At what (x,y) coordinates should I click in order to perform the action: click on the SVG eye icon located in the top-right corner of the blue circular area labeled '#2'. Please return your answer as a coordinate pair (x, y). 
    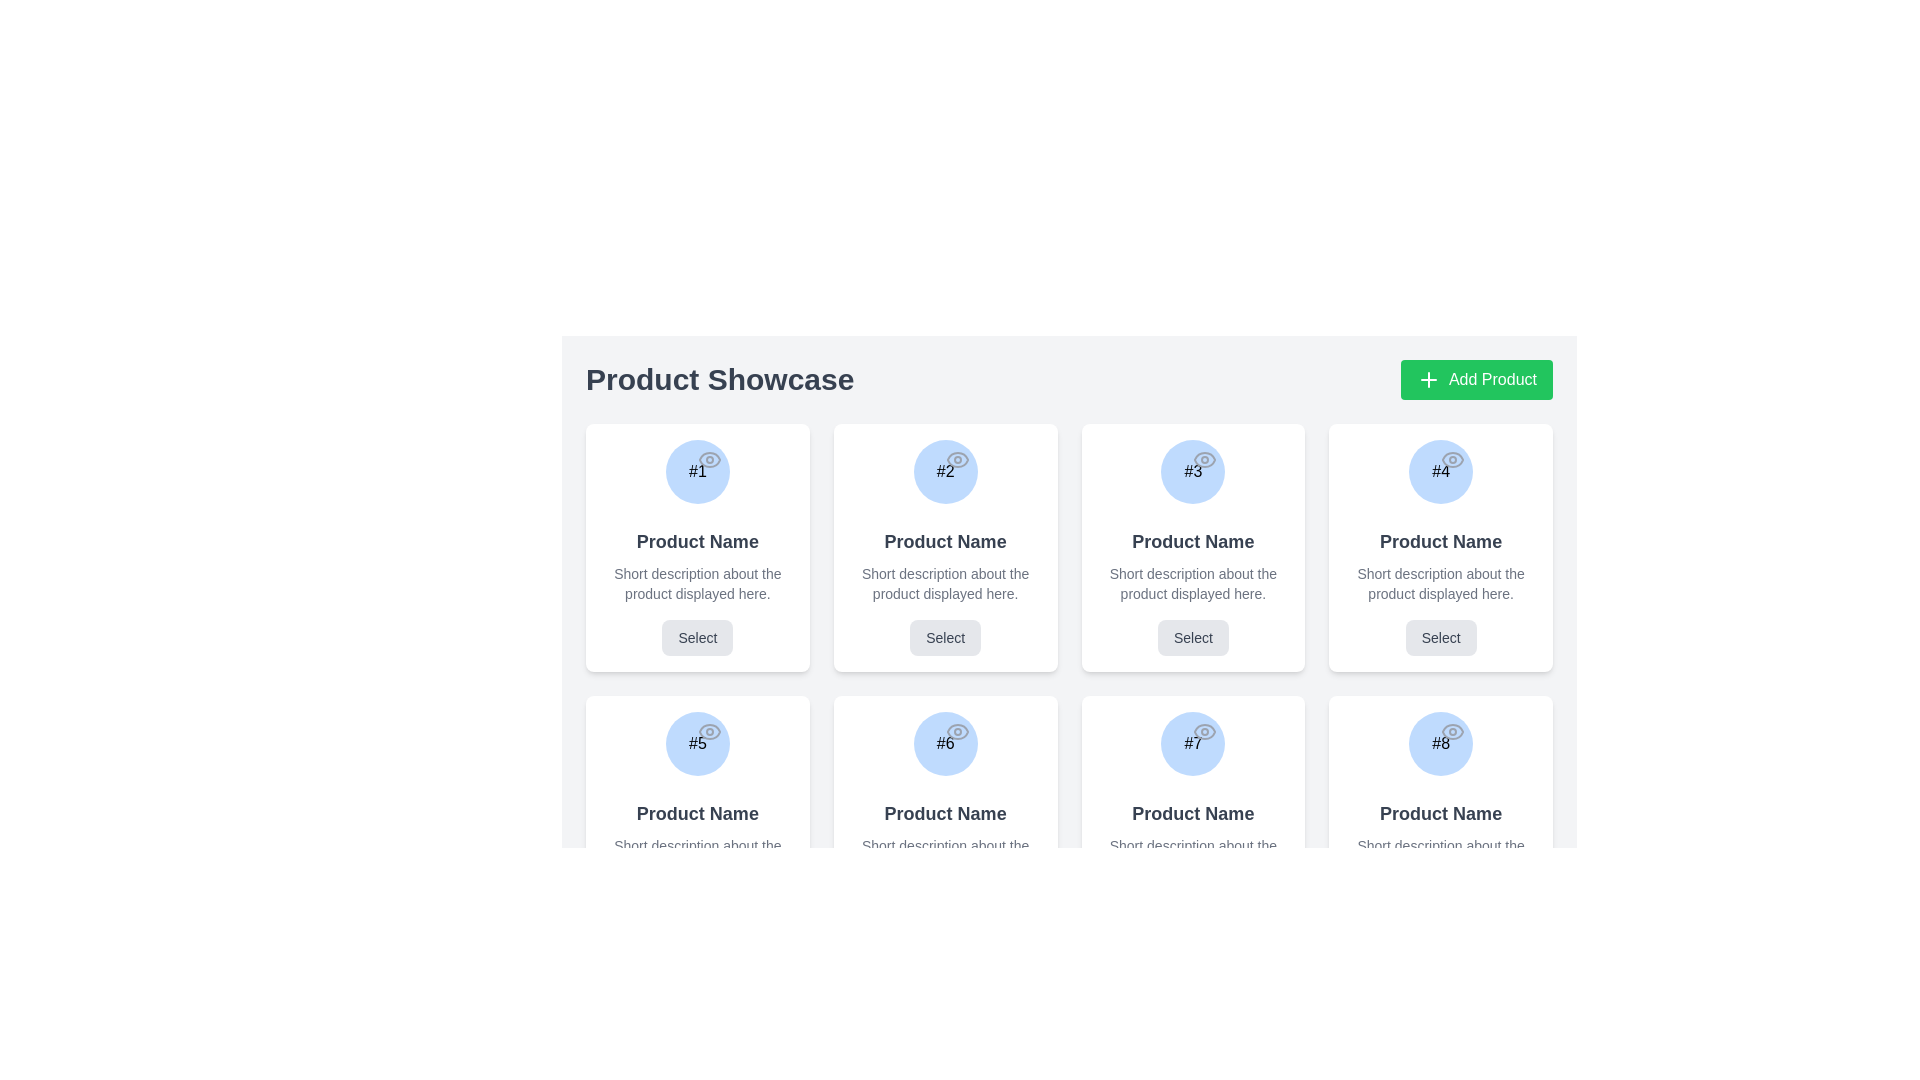
    Looking at the image, I should click on (956, 459).